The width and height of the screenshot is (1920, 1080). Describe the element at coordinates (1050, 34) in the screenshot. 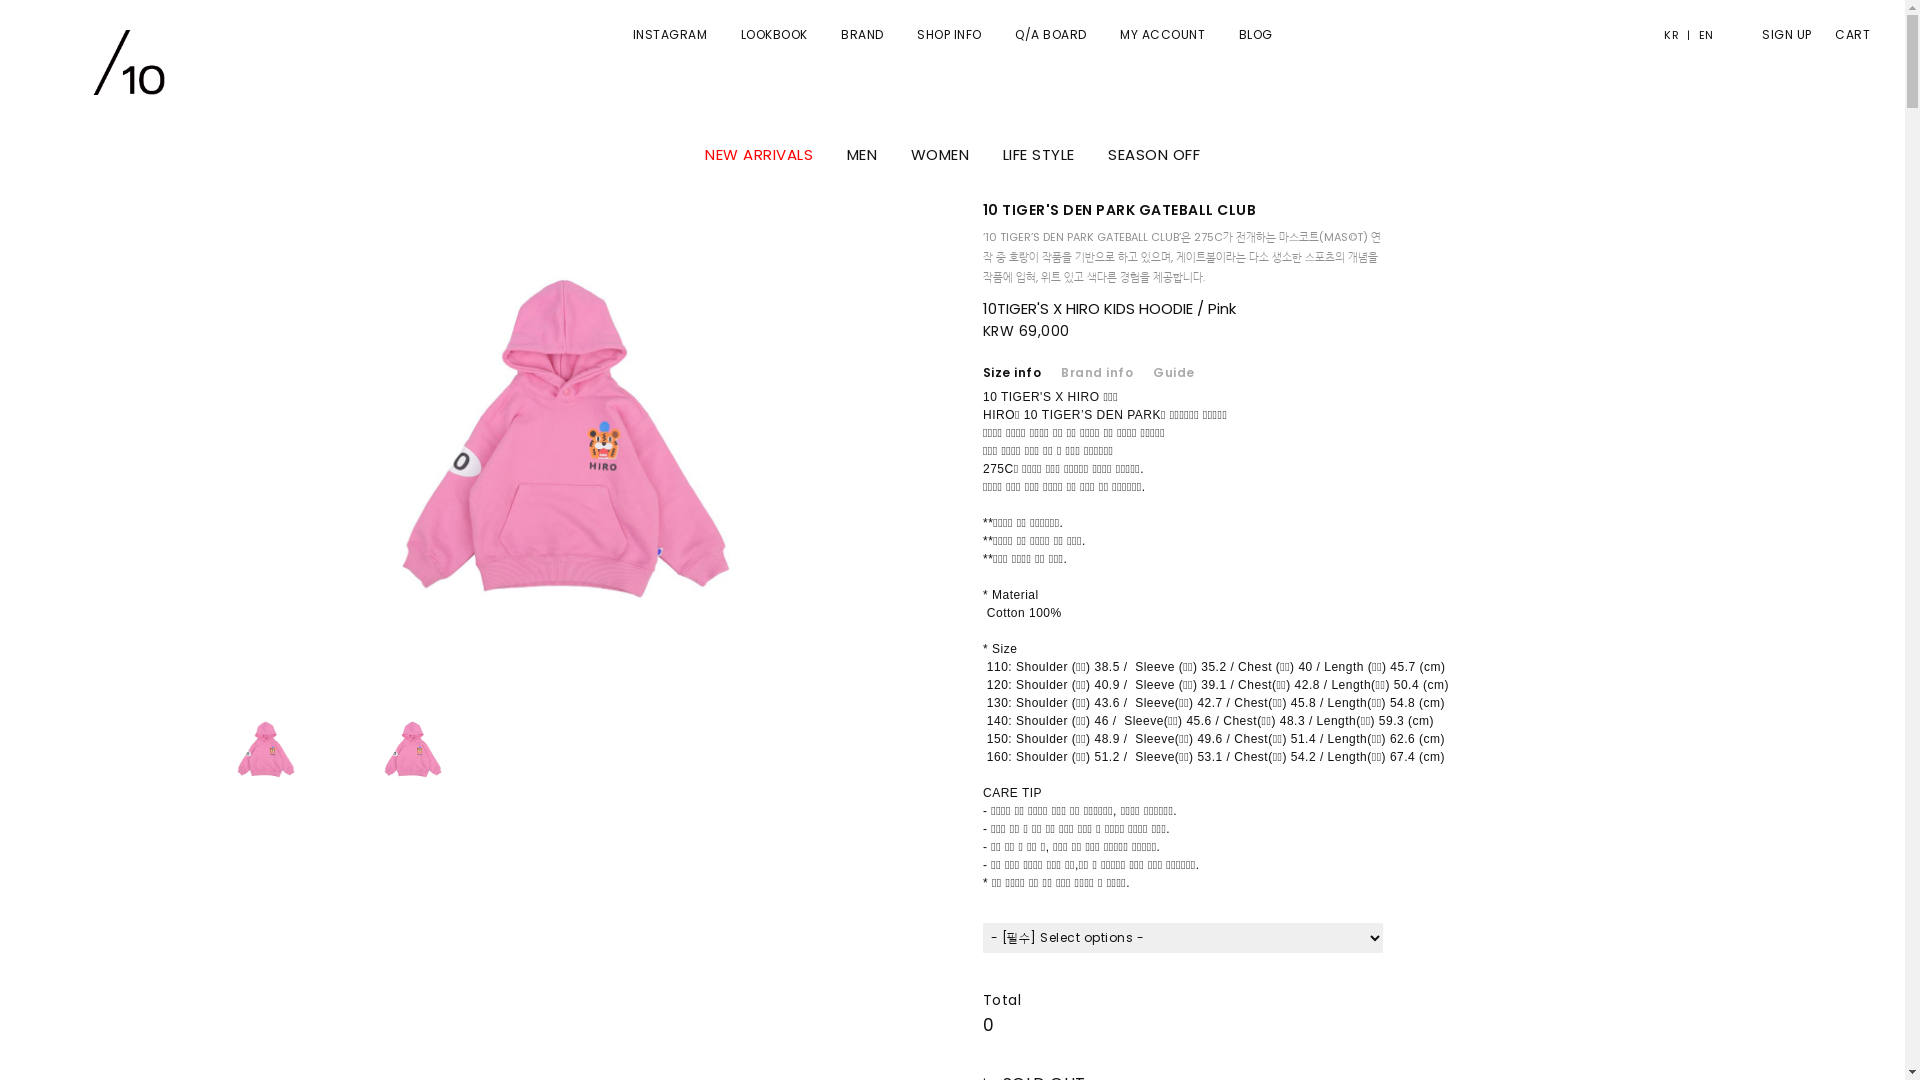

I see `'Q/A BOARD'` at that location.